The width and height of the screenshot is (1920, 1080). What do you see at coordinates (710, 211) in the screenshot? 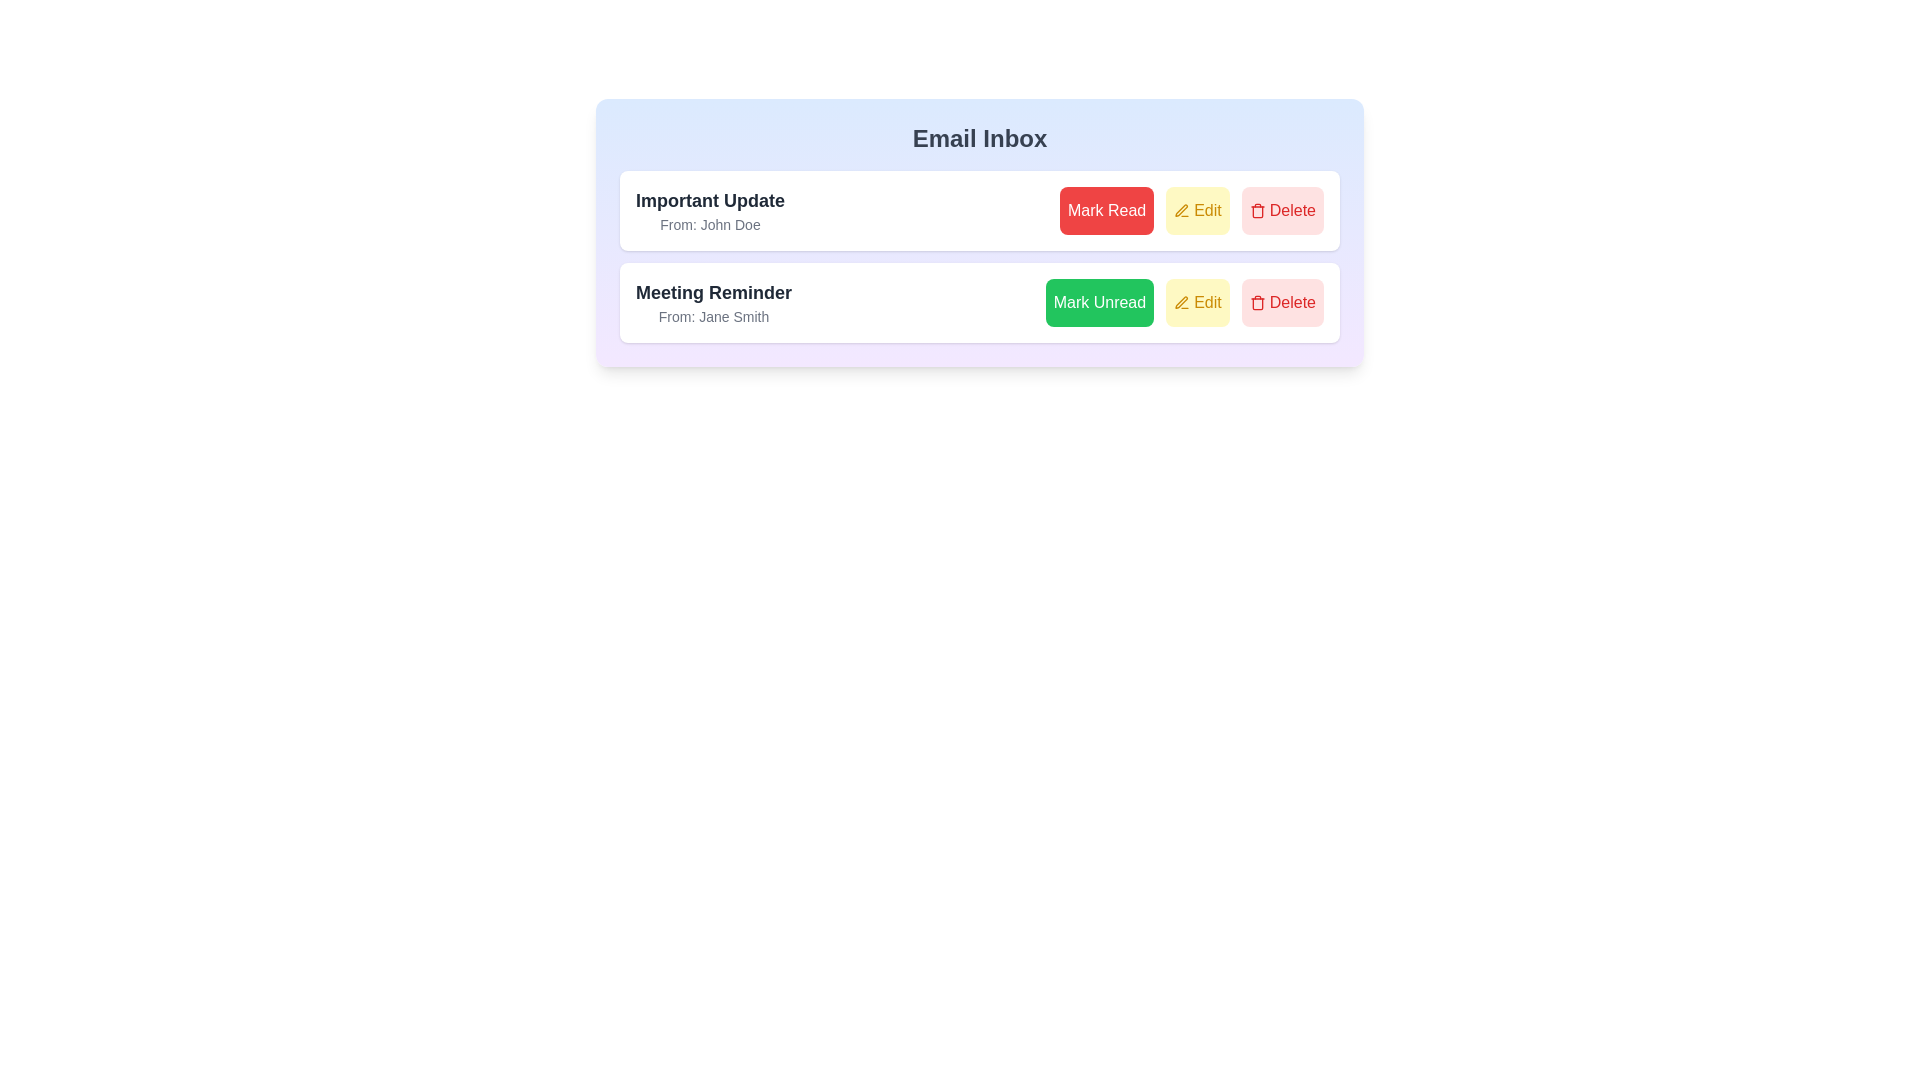
I see `the email item to view its subject and sender information` at bounding box center [710, 211].